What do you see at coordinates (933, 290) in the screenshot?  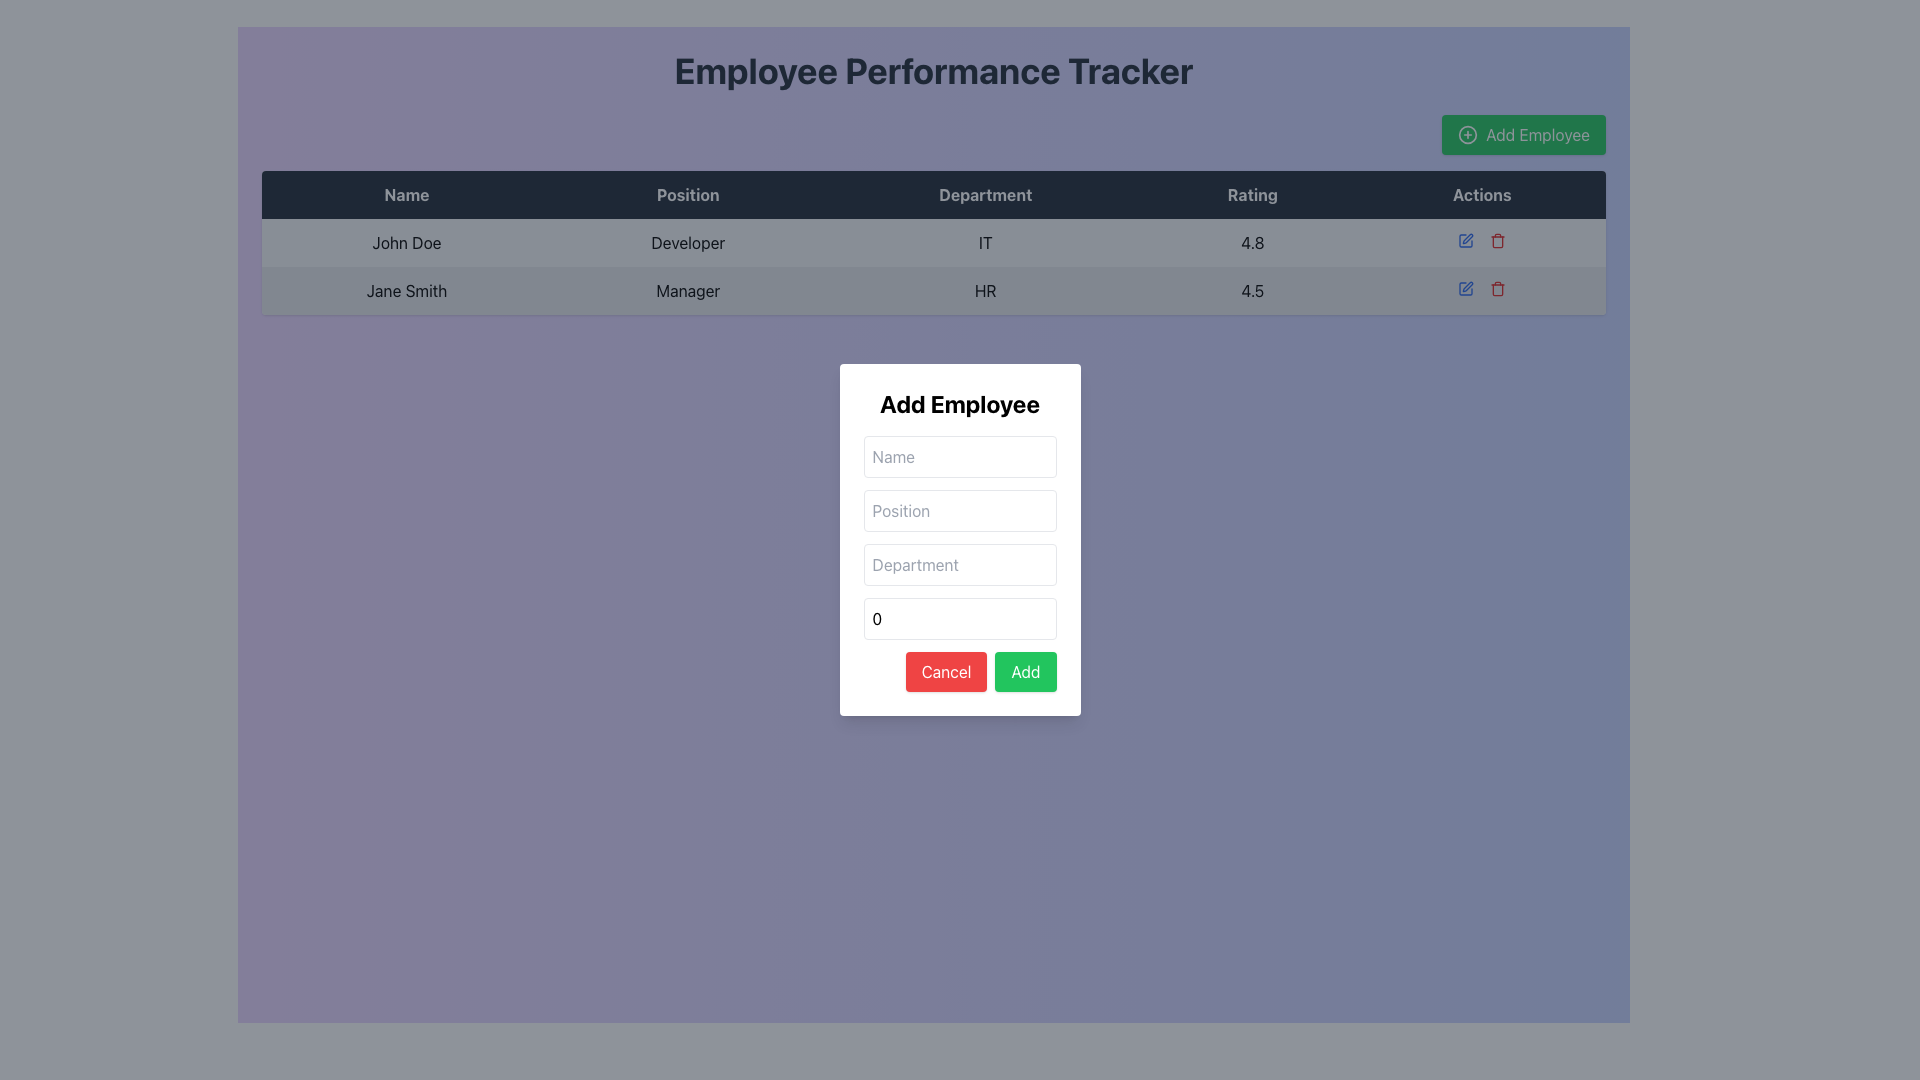 I see `the second row of the employee table` at bounding box center [933, 290].